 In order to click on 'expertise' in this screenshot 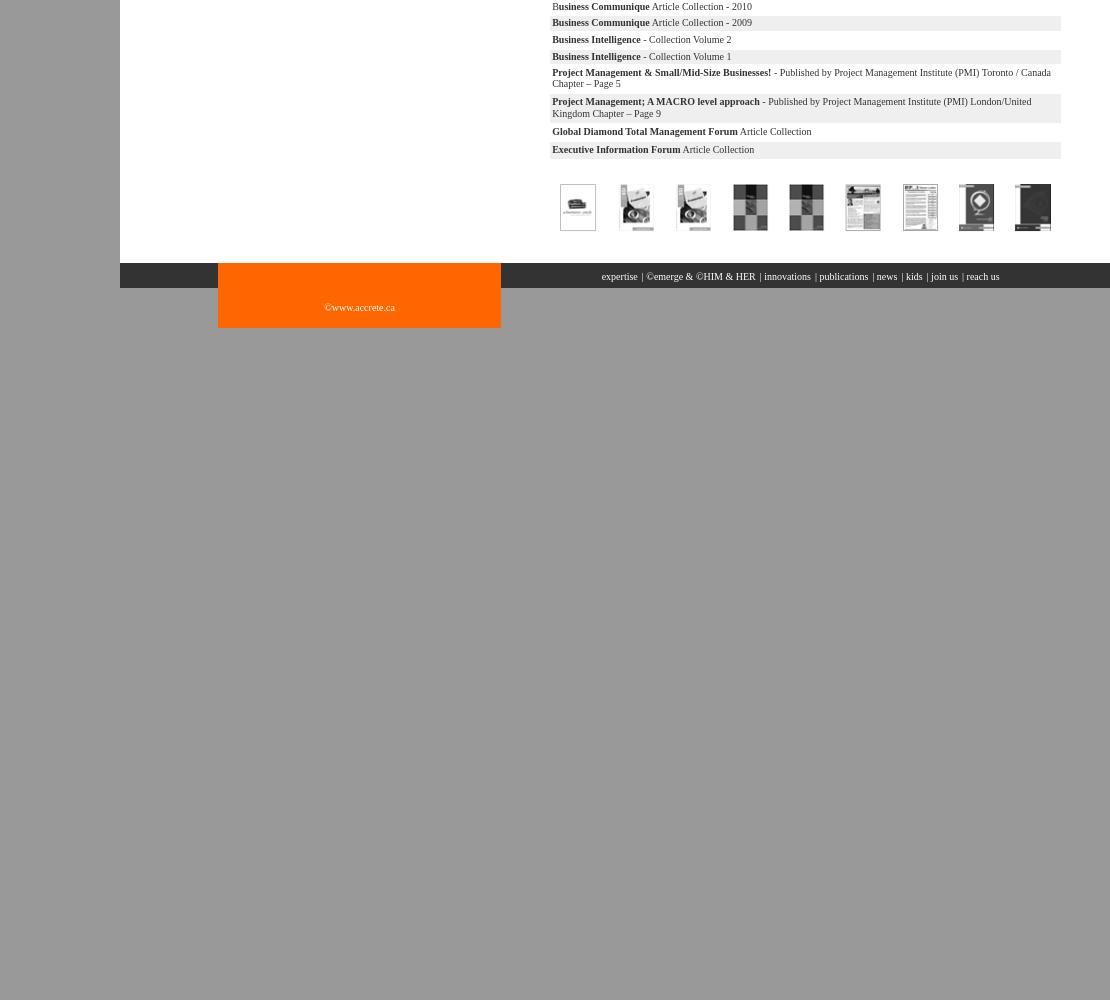, I will do `click(618, 276)`.